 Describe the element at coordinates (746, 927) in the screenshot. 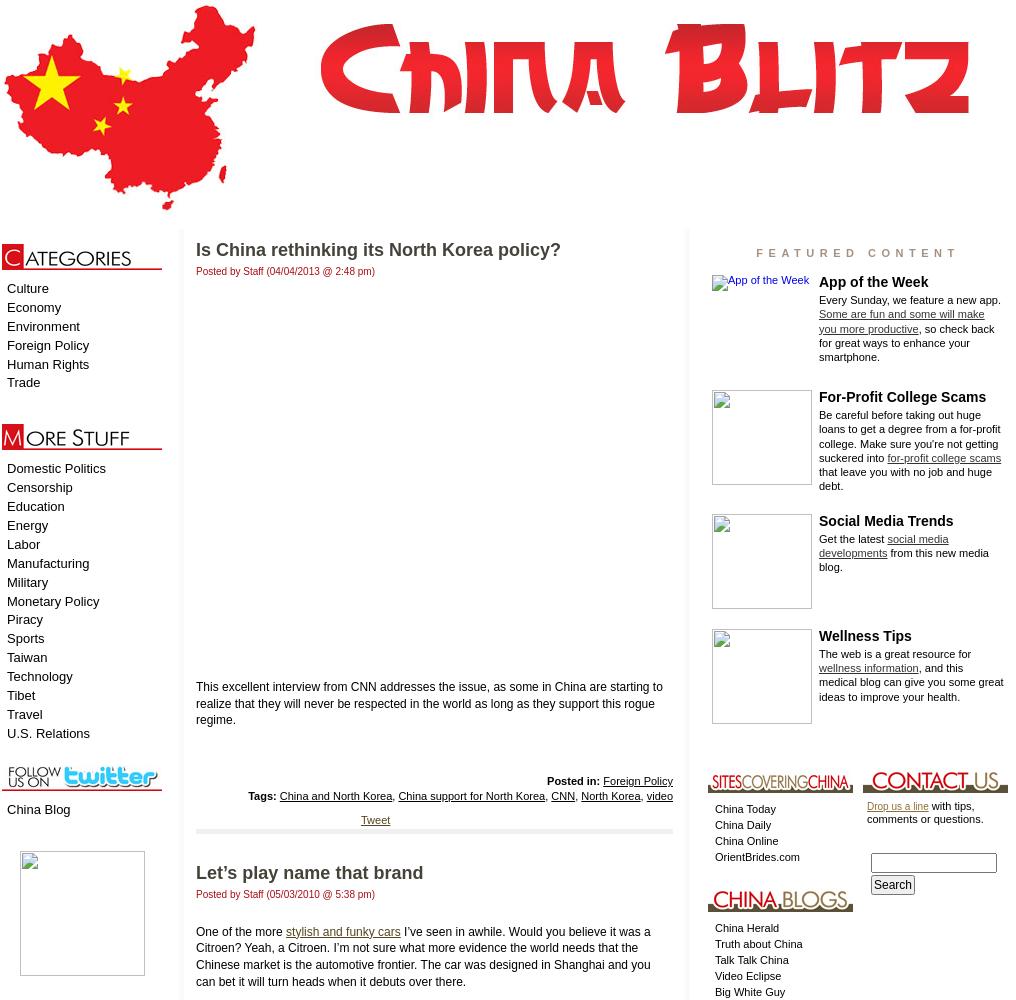

I see `'China Herald'` at that location.